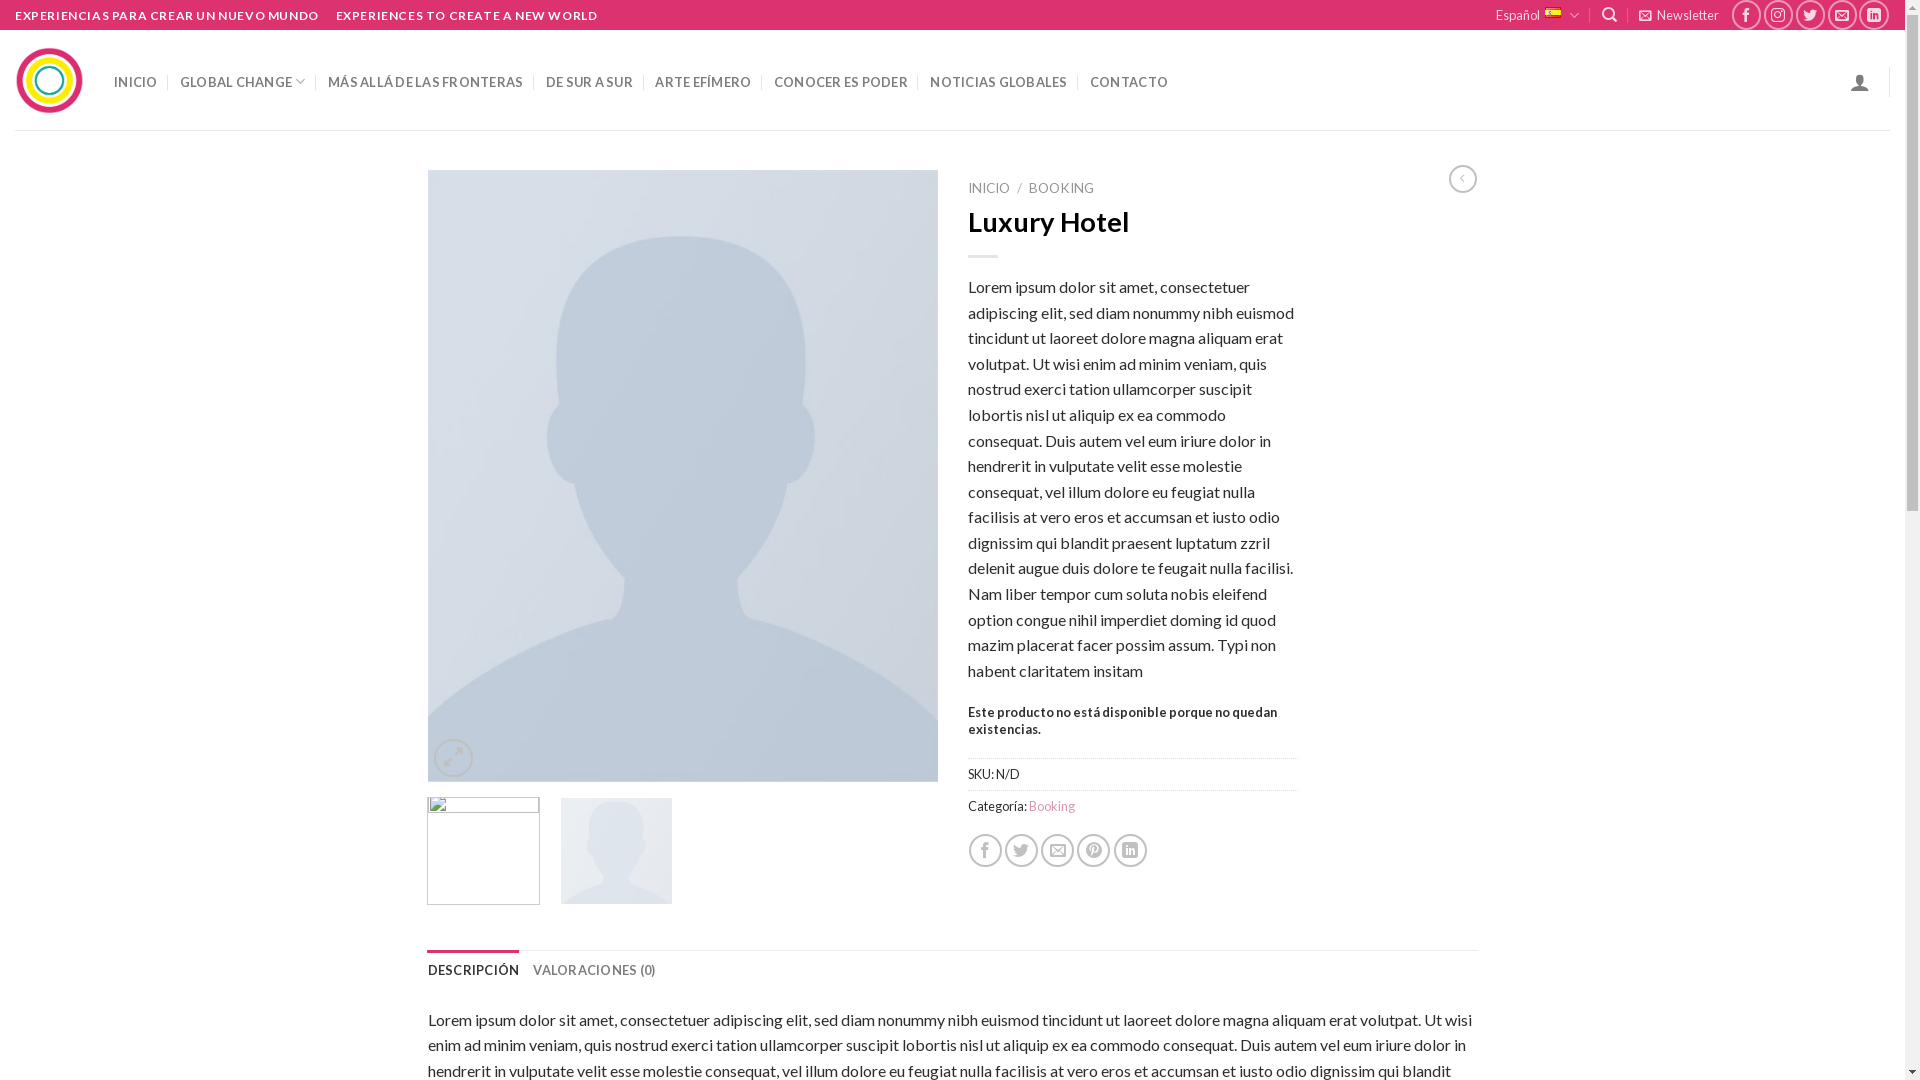  Describe the element at coordinates (1679, 15) in the screenshot. I see `'Newsletter'` at that location.